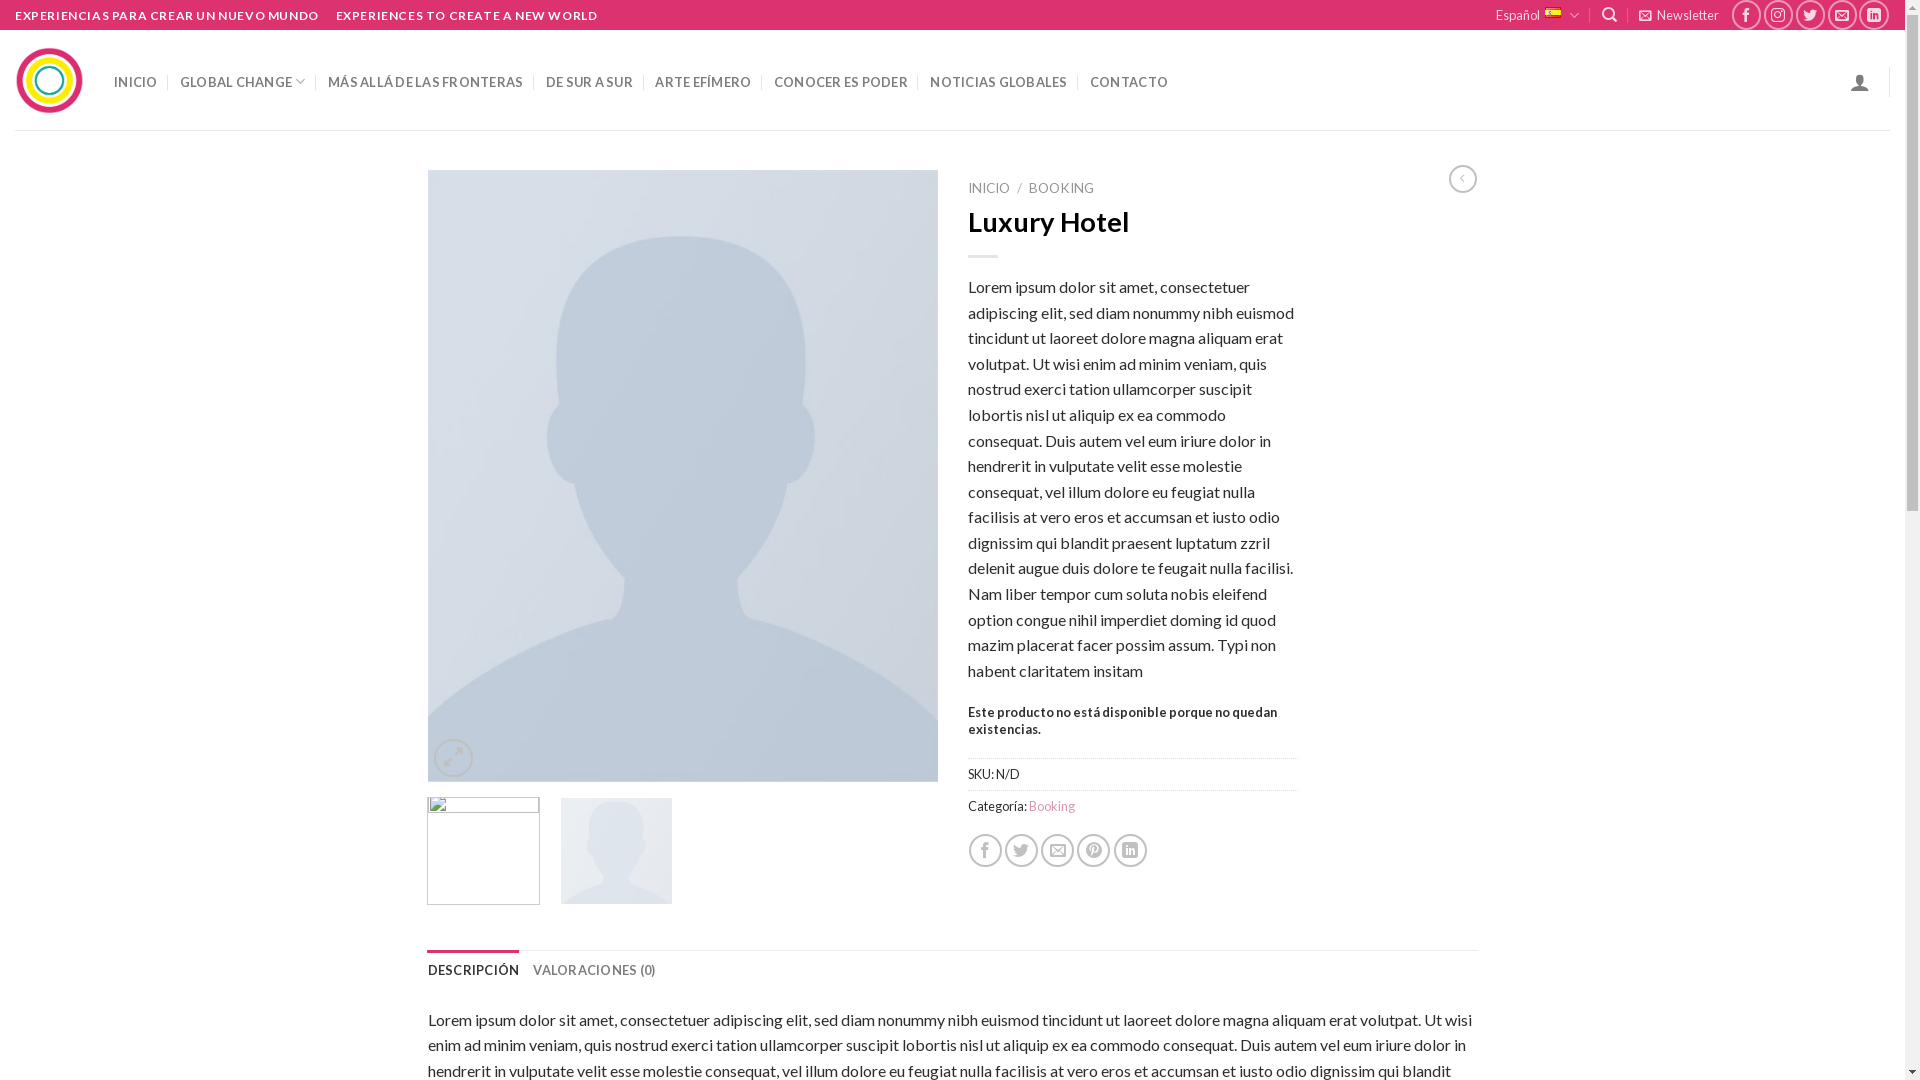  Describe the element at coordinates (1679, 15) in the screenshot. I see `'Newsletter'` at that location.